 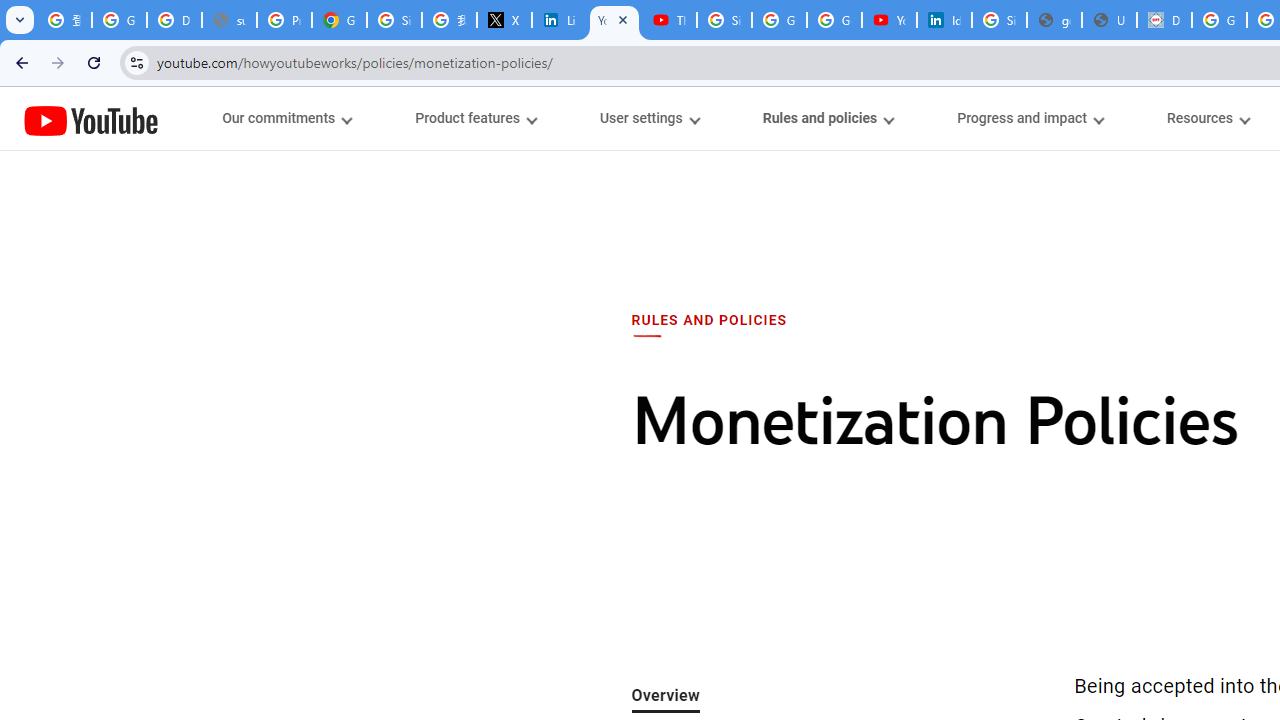 I want to click on 'Rules and policies menupopup', so click(x=827, y=118).